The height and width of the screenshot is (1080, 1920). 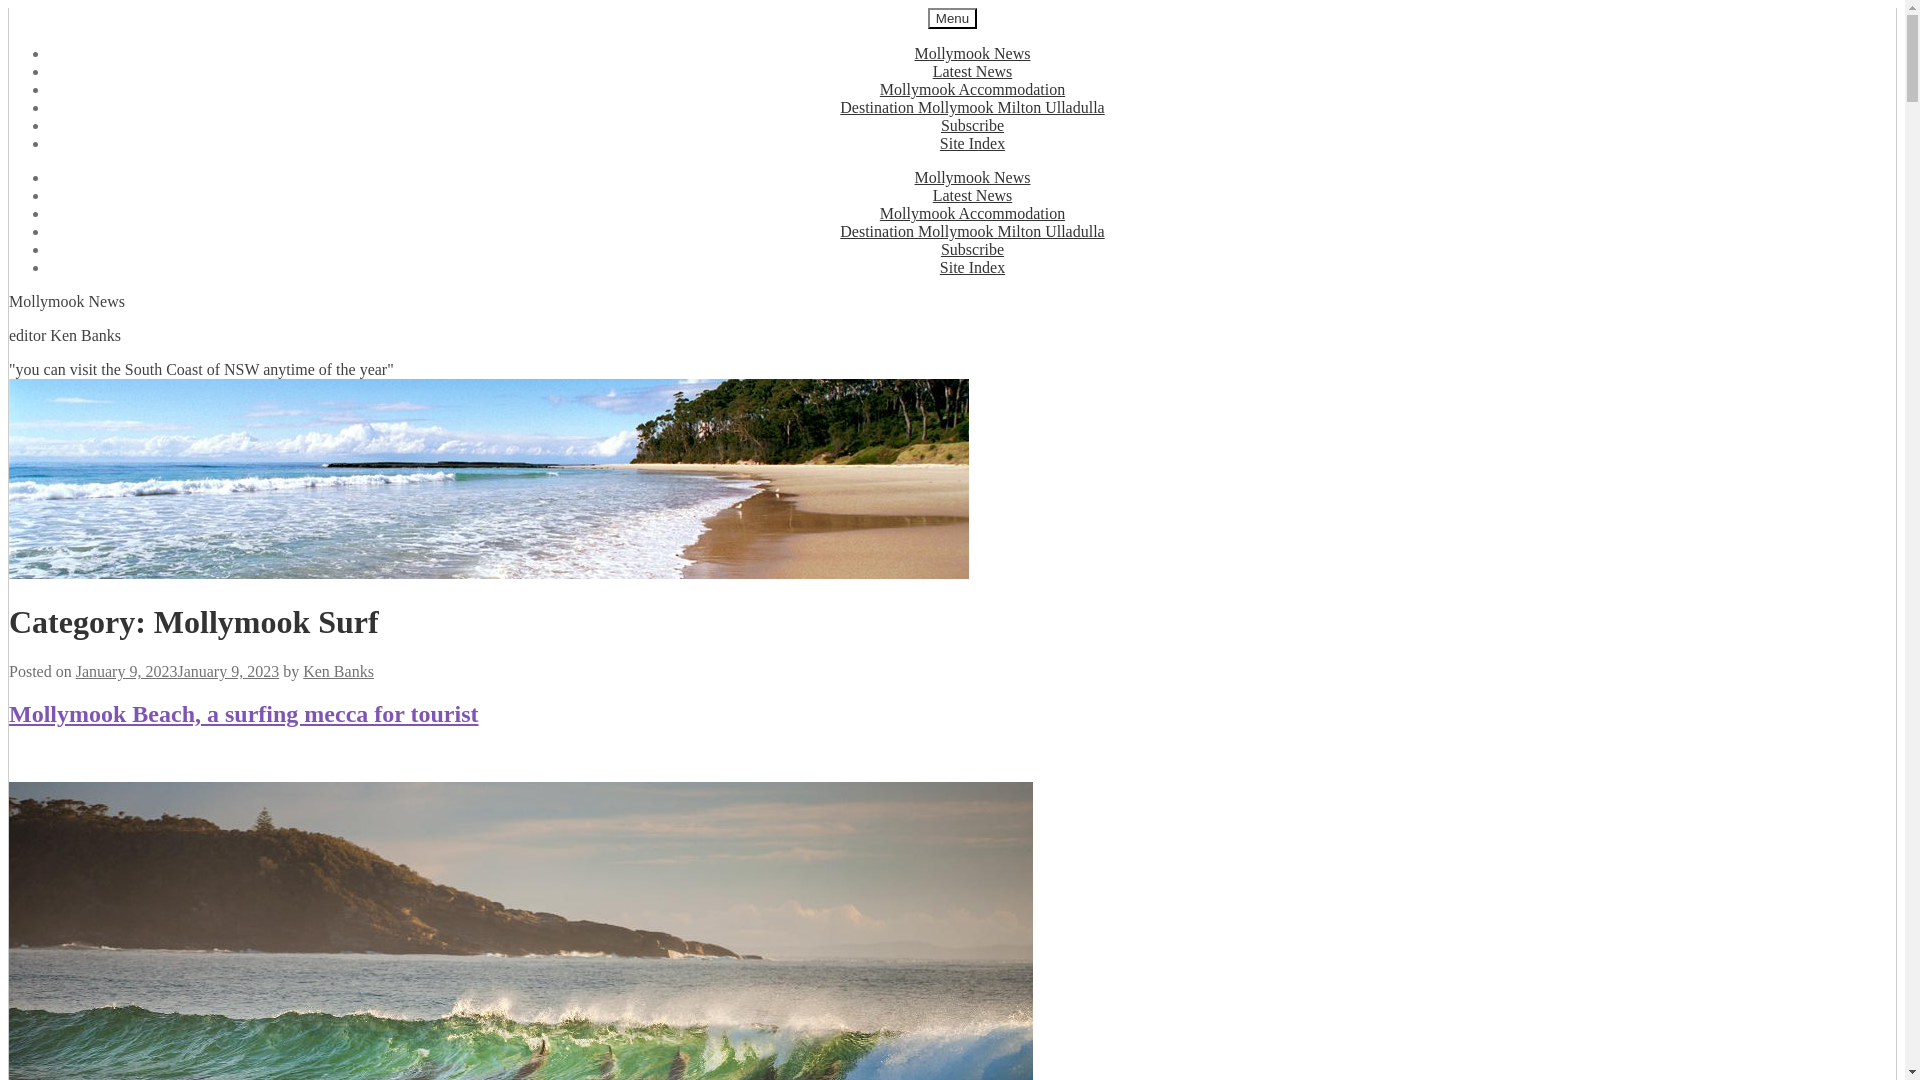 I want to click on 'Mollymook News', so click(x=971, y=176).